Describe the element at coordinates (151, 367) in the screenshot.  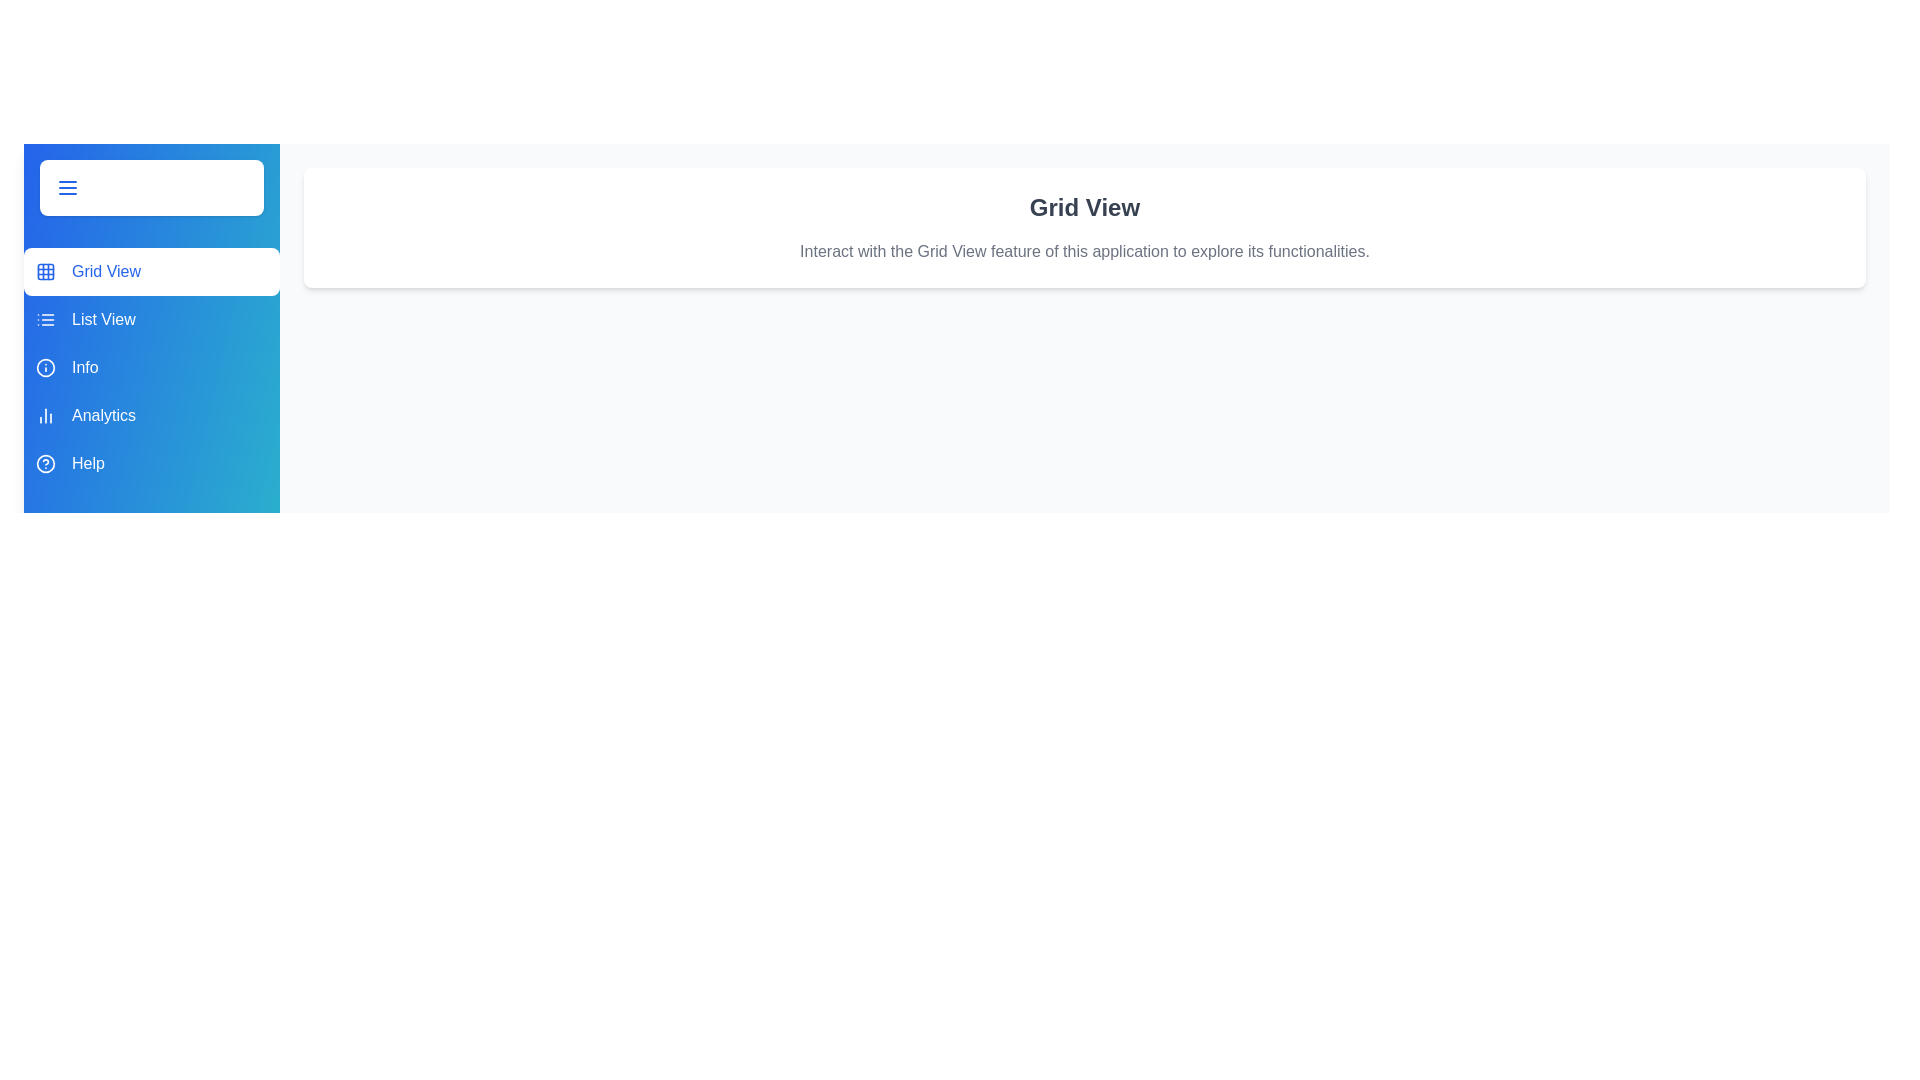
I see `the sidebar menu item labeled Info` at that location.